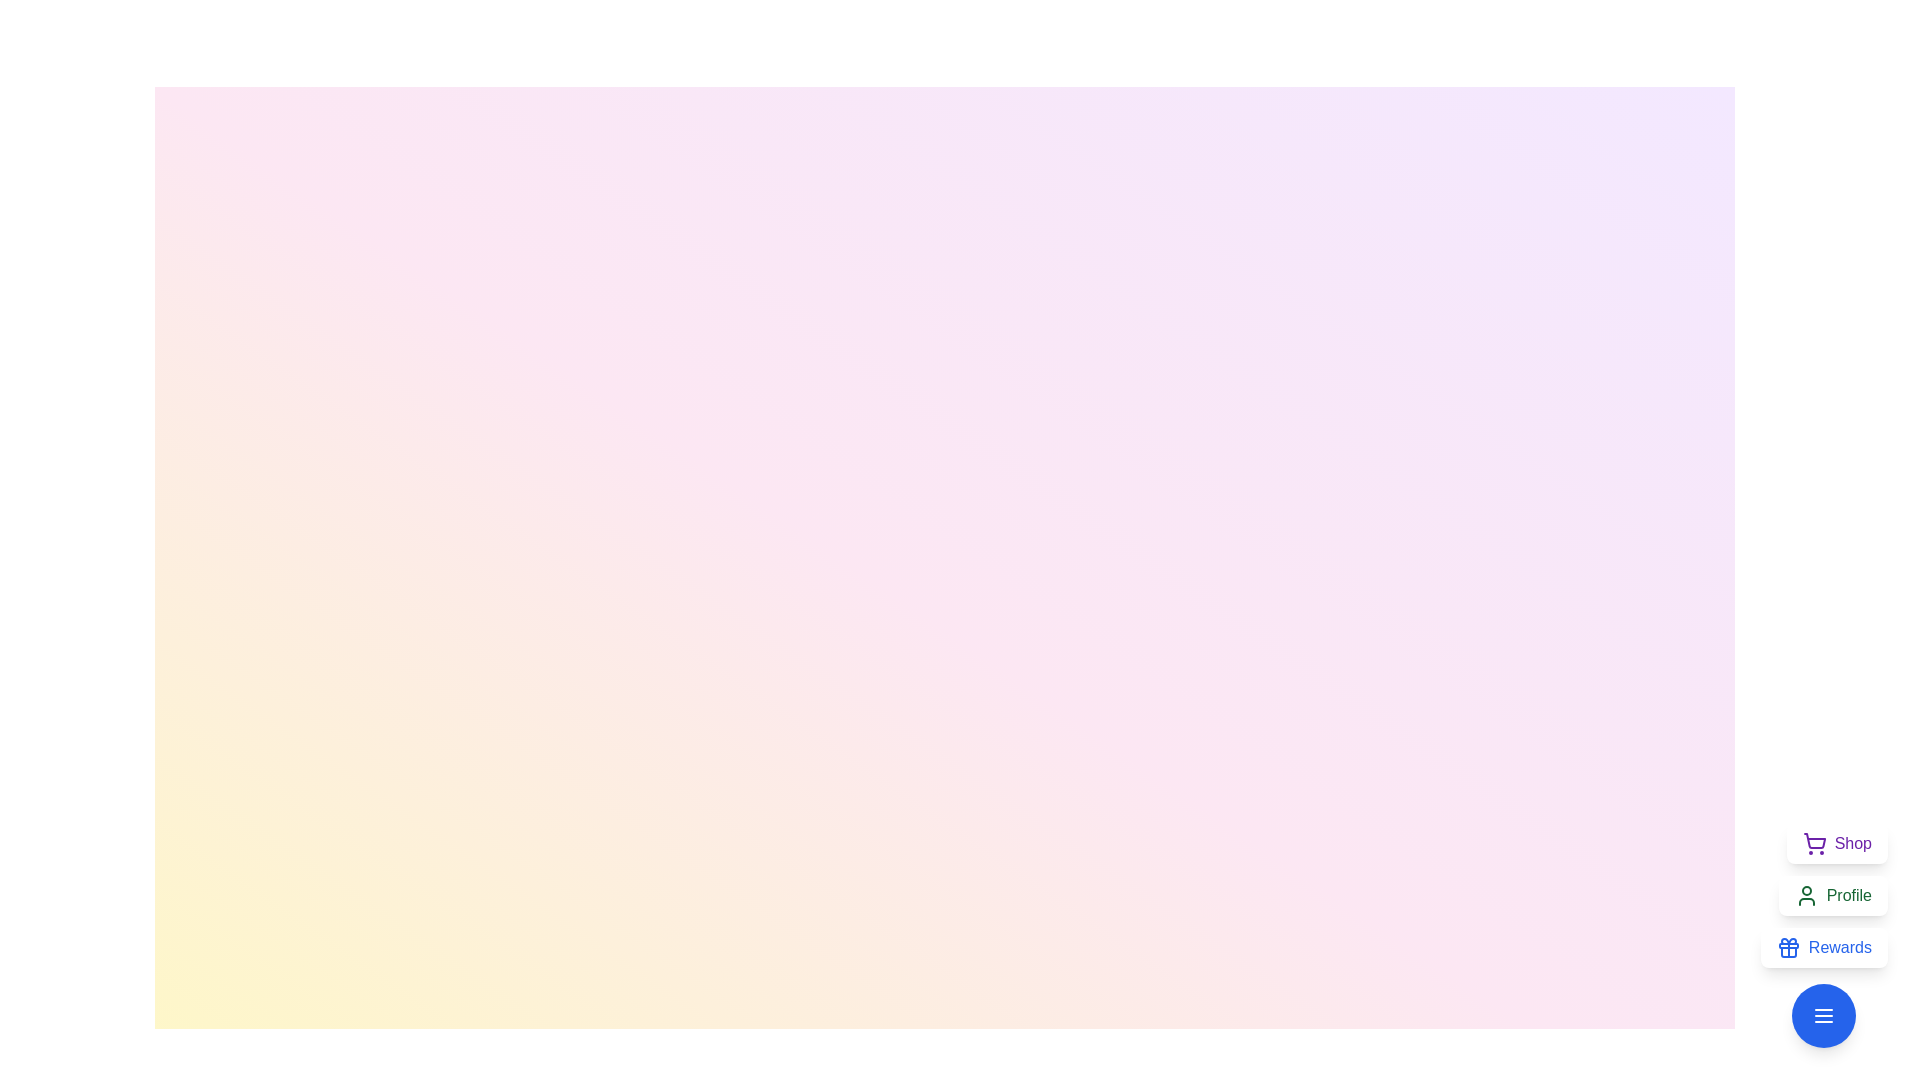 This screenshot has height=1080, width=1920. What do you see at coordinates (1788, 945) in the screenshot?
I see `the visual decoration style of the top ribbon of the gift box icon located in the right-hand side navigation menu` at bounding box center [1788, 945].